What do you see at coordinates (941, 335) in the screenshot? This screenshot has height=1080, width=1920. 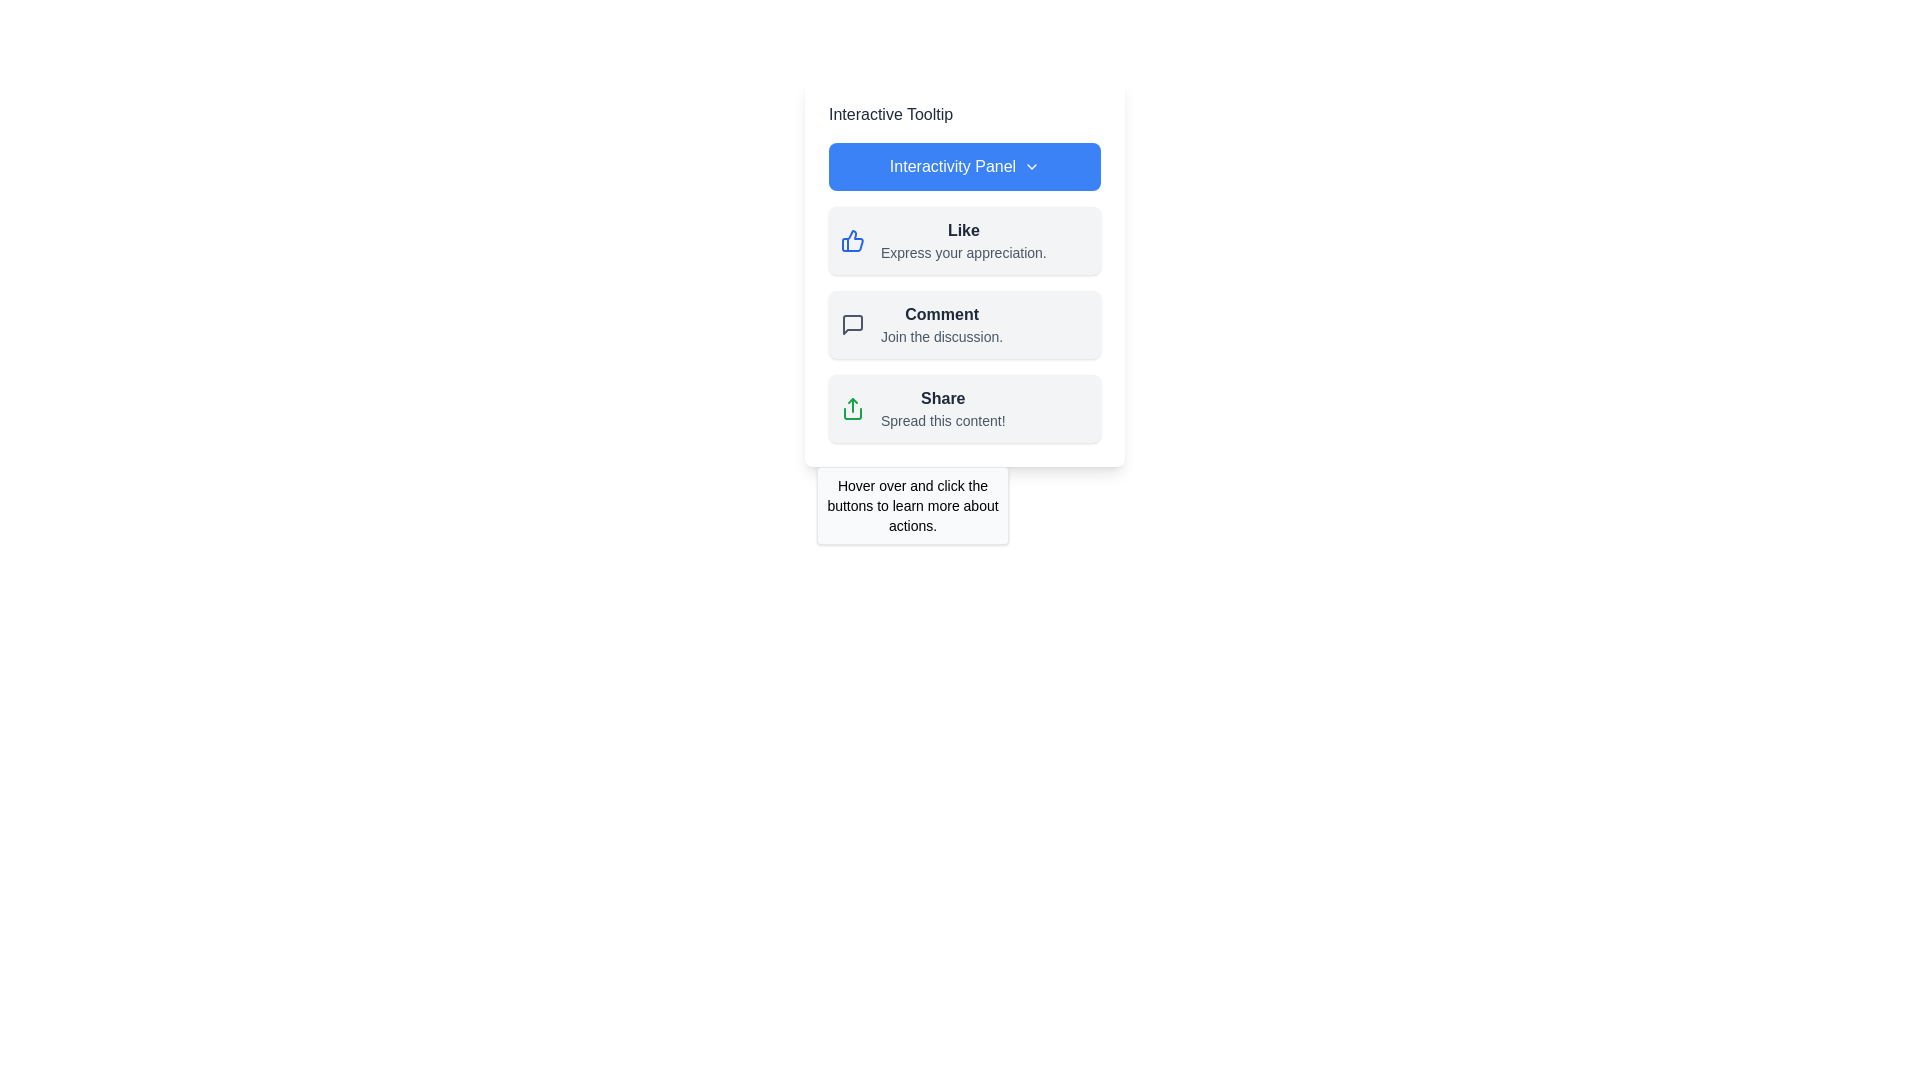 I see `the text label that provides descriptive information associated with the 'Comment' action, located below the 'Comment' text in a tooltip layout` at bounding box center [941, 335].